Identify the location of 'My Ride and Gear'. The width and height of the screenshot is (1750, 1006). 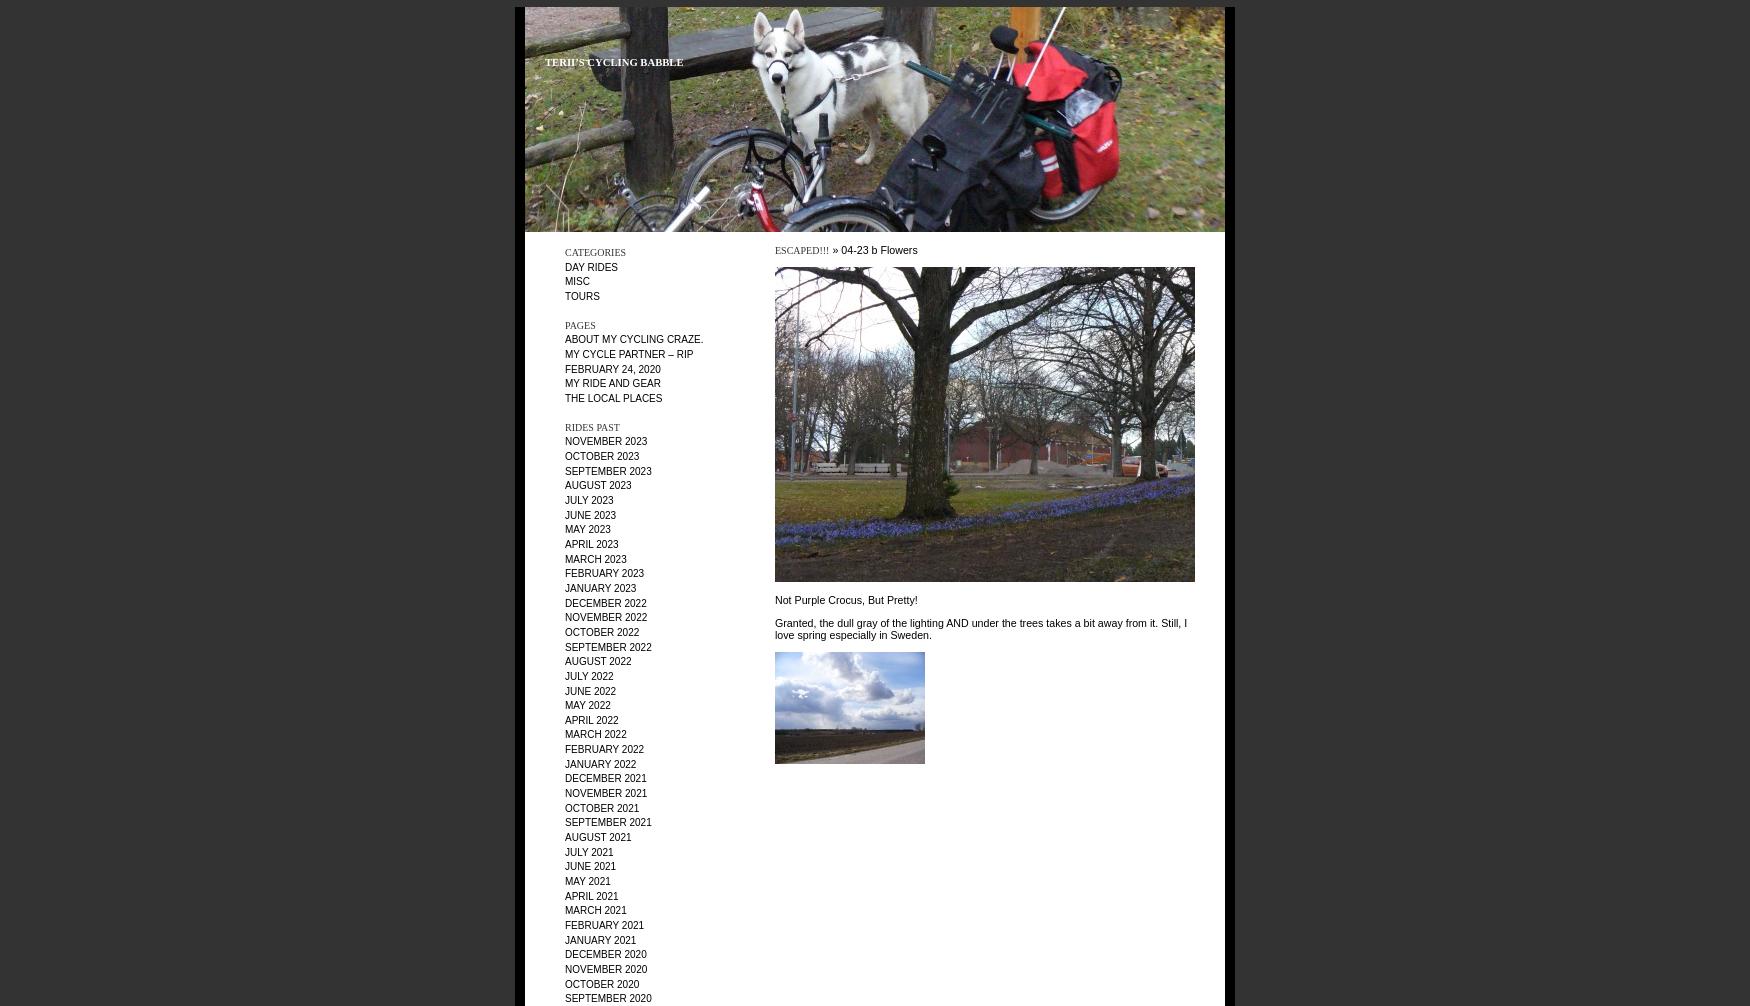
(565, 382).